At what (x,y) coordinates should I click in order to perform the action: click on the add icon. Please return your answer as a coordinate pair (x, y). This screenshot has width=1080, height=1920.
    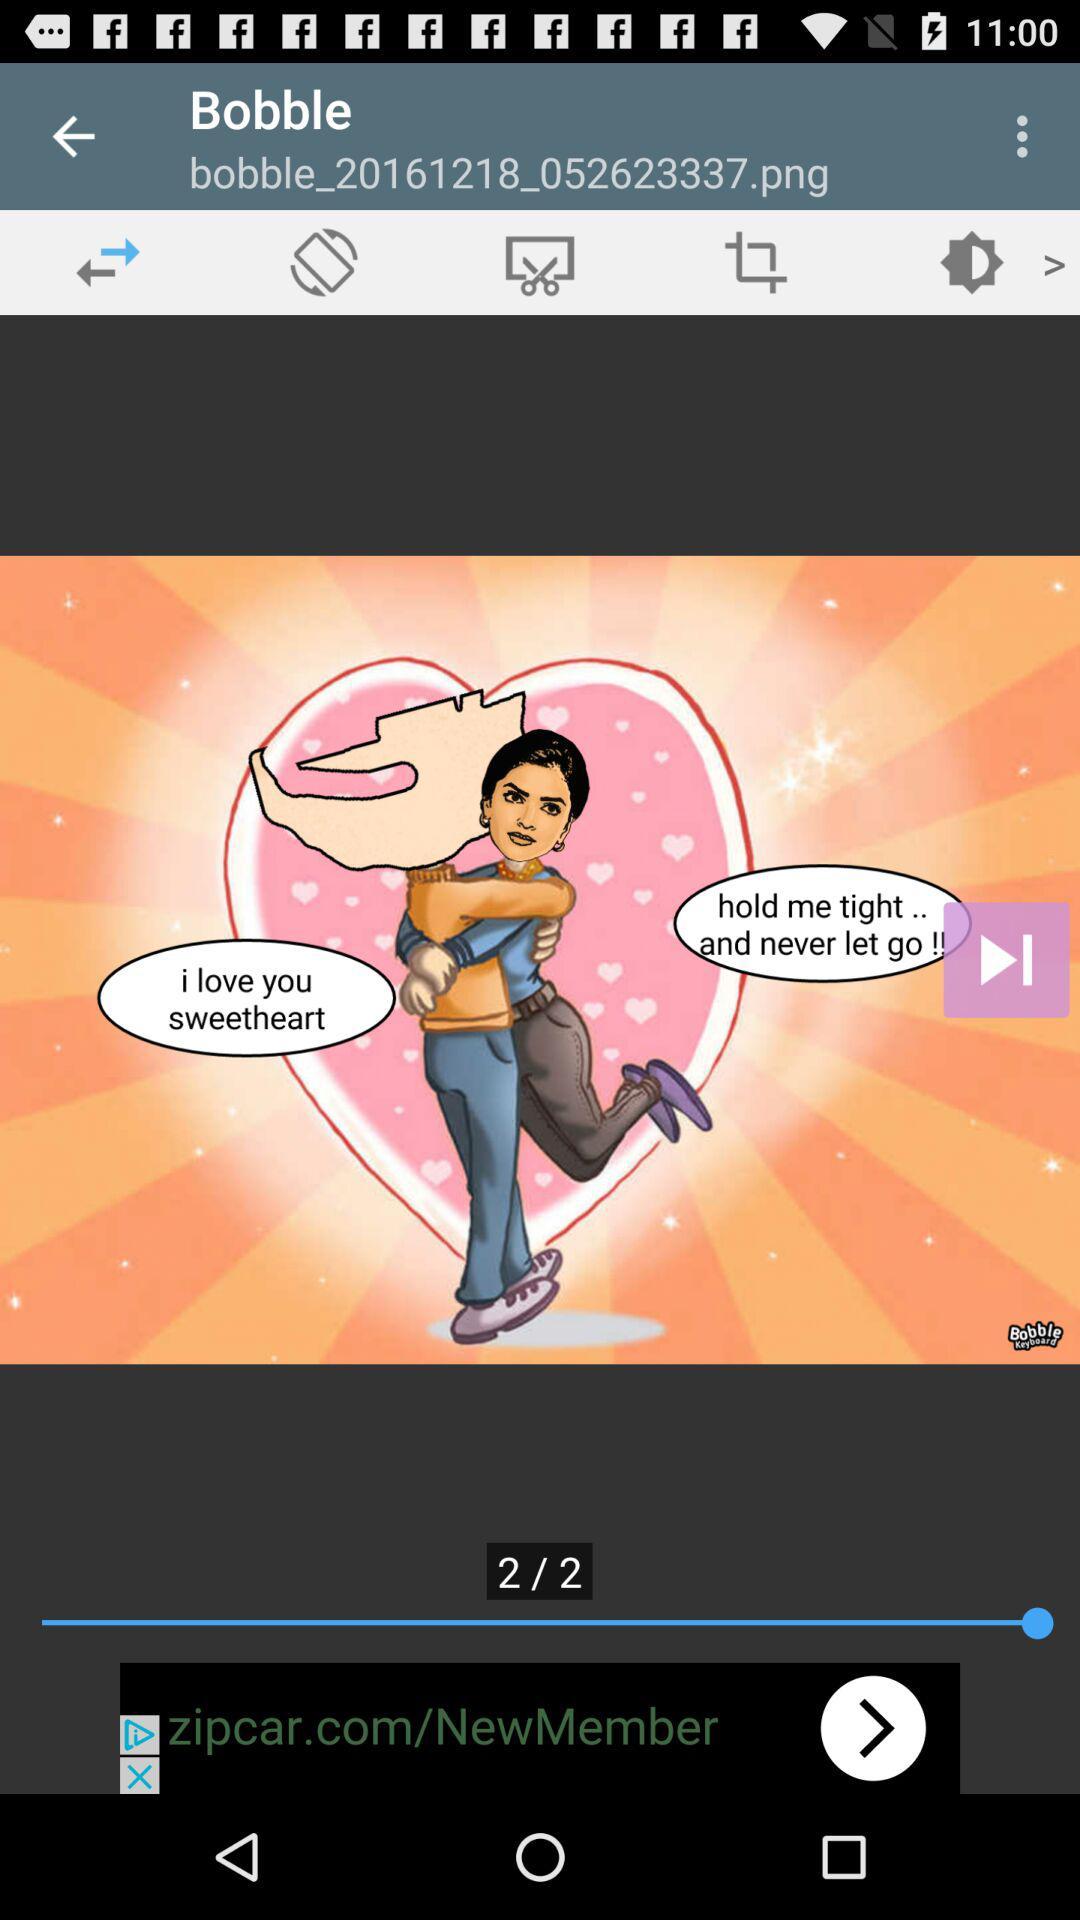
    Looking at the image, I should click on (756, 261).